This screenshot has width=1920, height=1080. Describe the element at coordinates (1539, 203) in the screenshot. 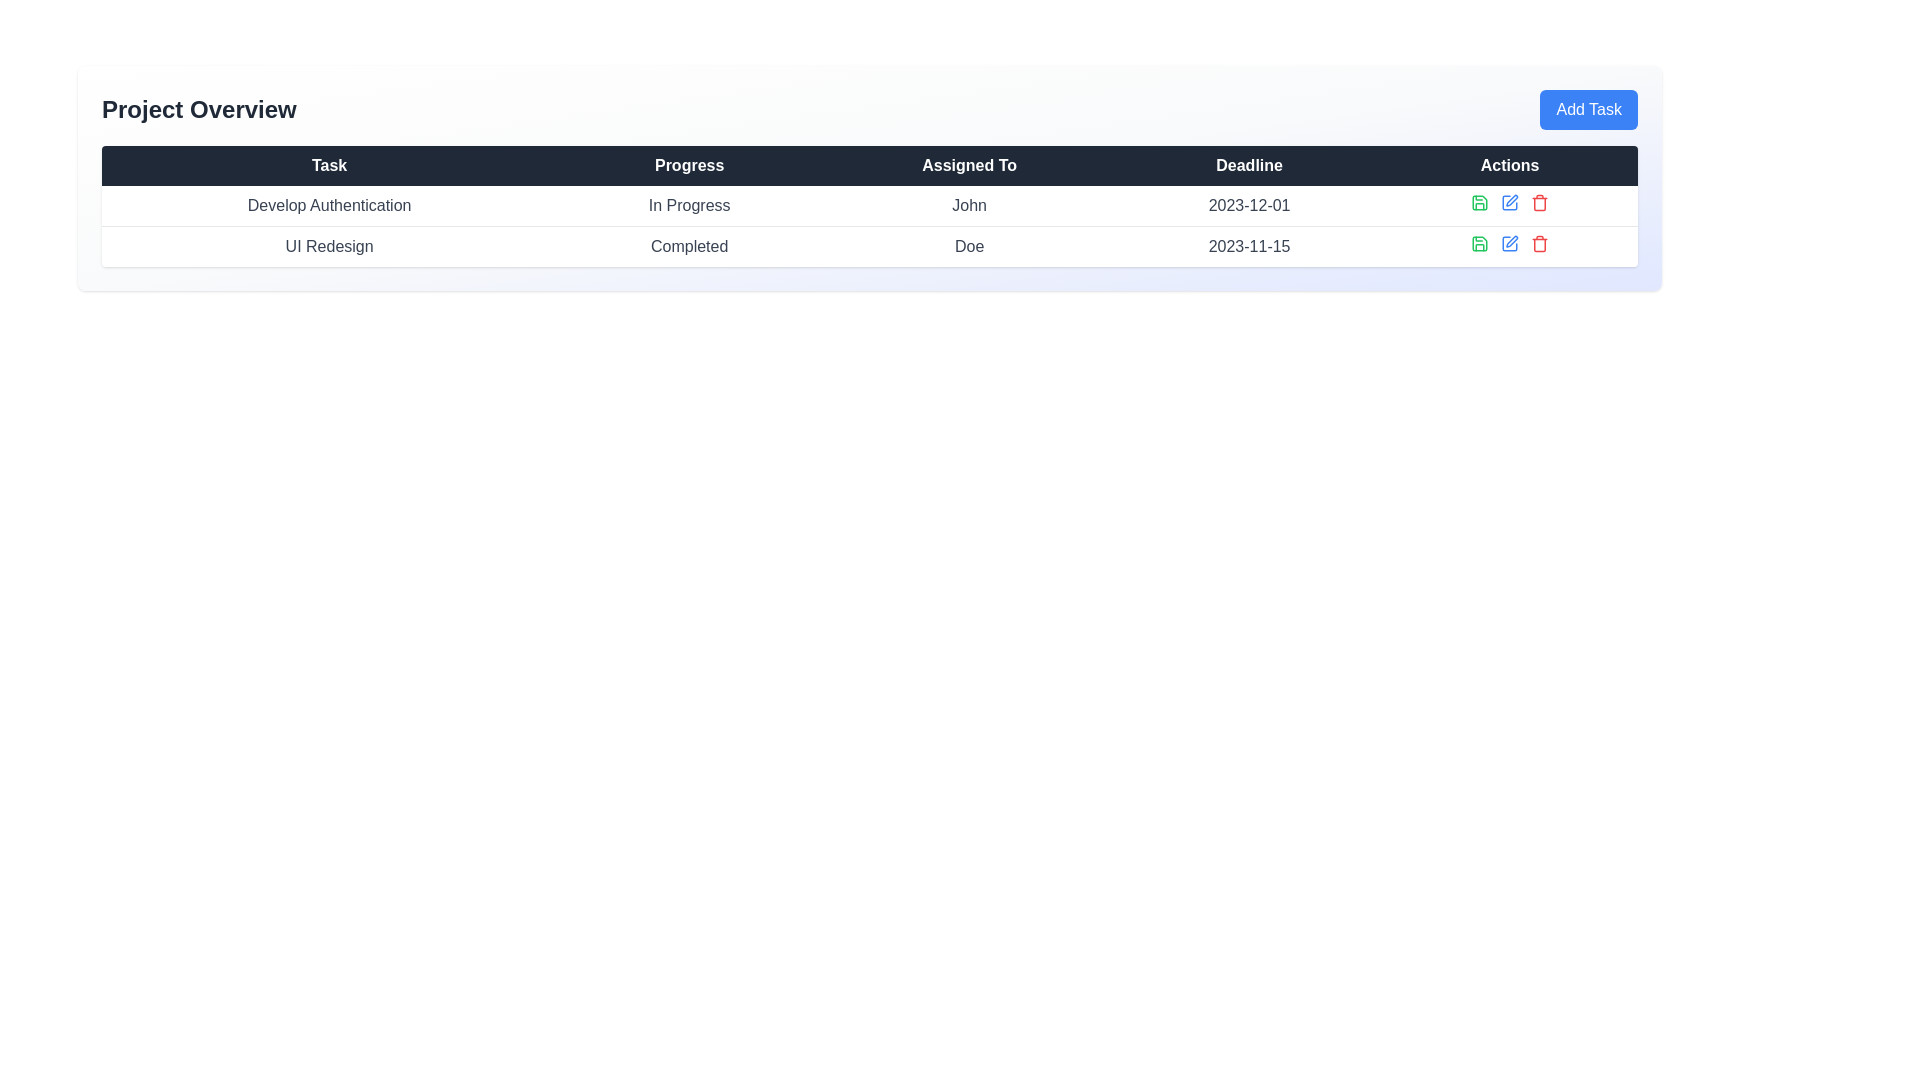

I see `the delete icon button located at the far right of the action icons in the table, which represents a delete action for the corresponding row` at that location.